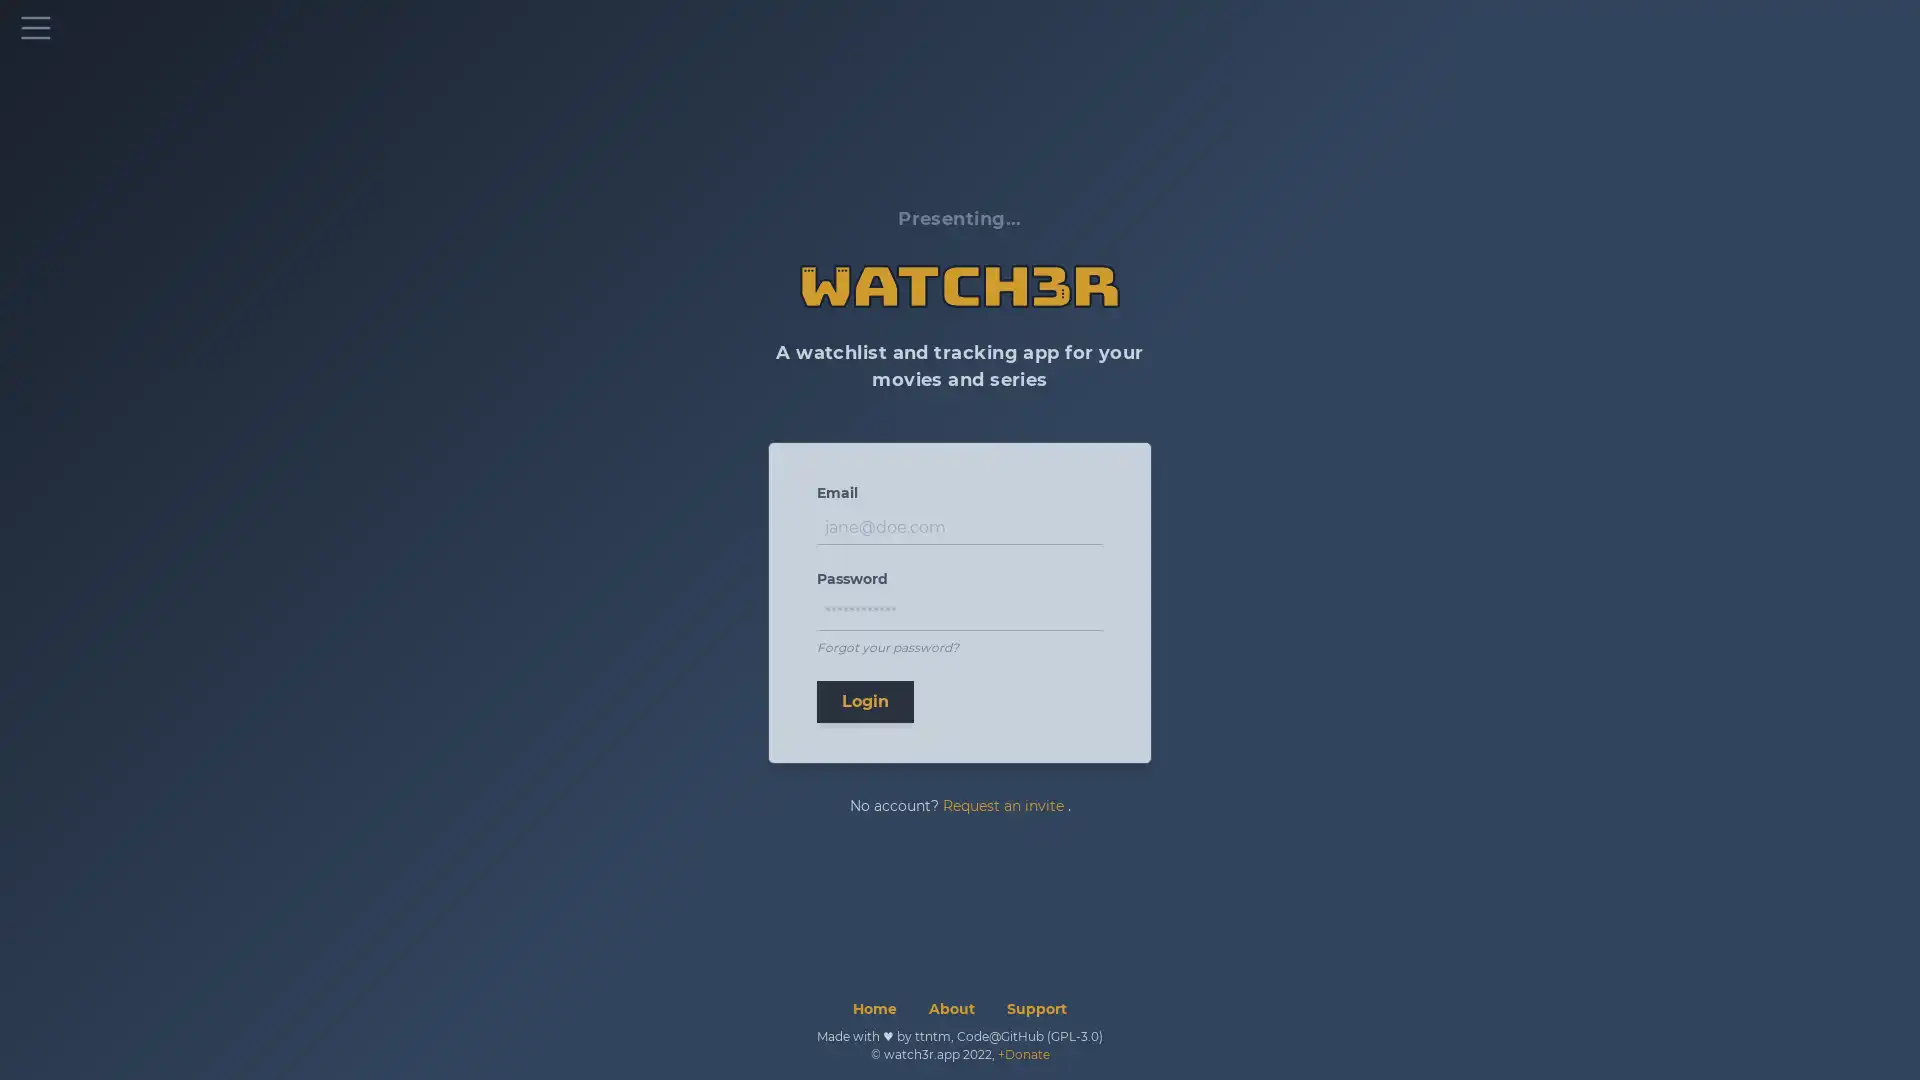 This screenshot has height=1080, width=1920. I want to click on Login, so click(865, 700).